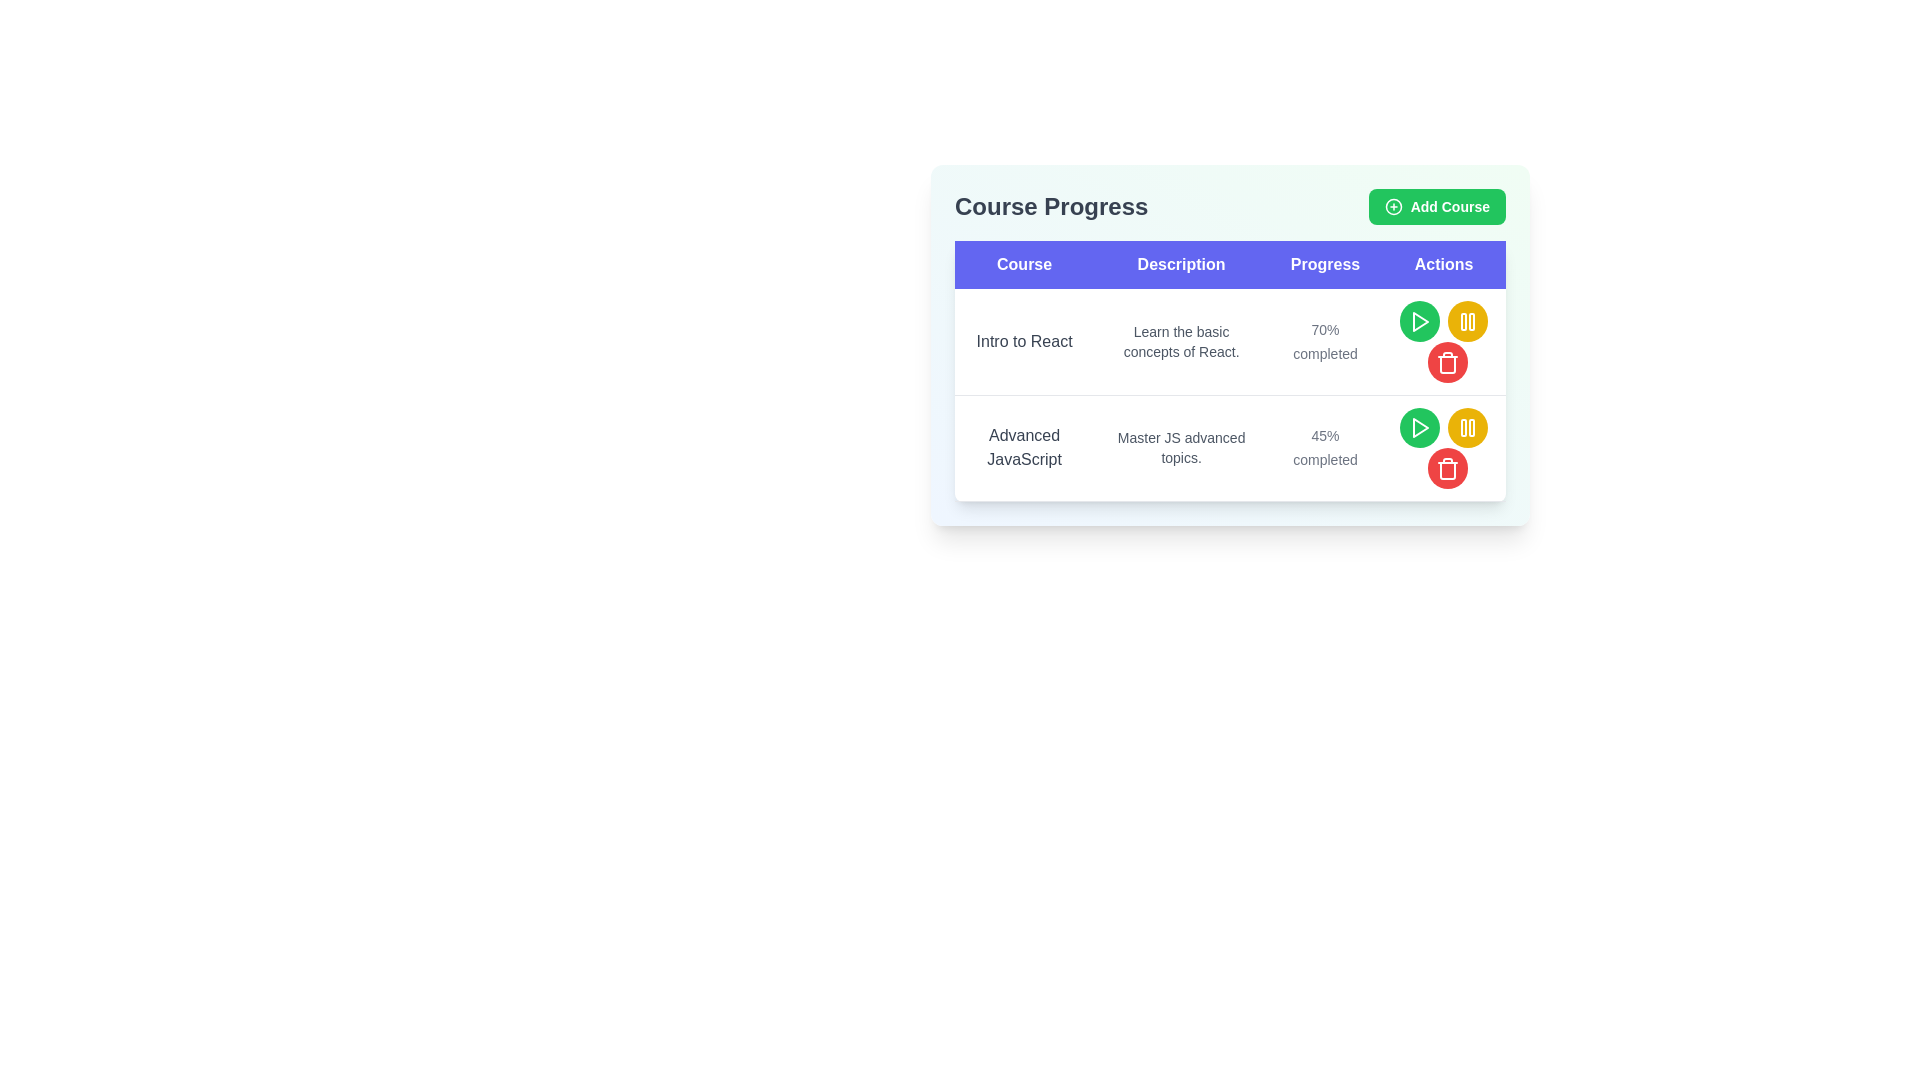 The width and height of the screenshot is (1920, 1080). What do you see at coordinates (1464, 427) in the screenshot?
I see `the left rectangle of the pause button located in the 'Actions' column of the interface, which signifies the action to halt a course's progress` at bounding box center [1464, 427].